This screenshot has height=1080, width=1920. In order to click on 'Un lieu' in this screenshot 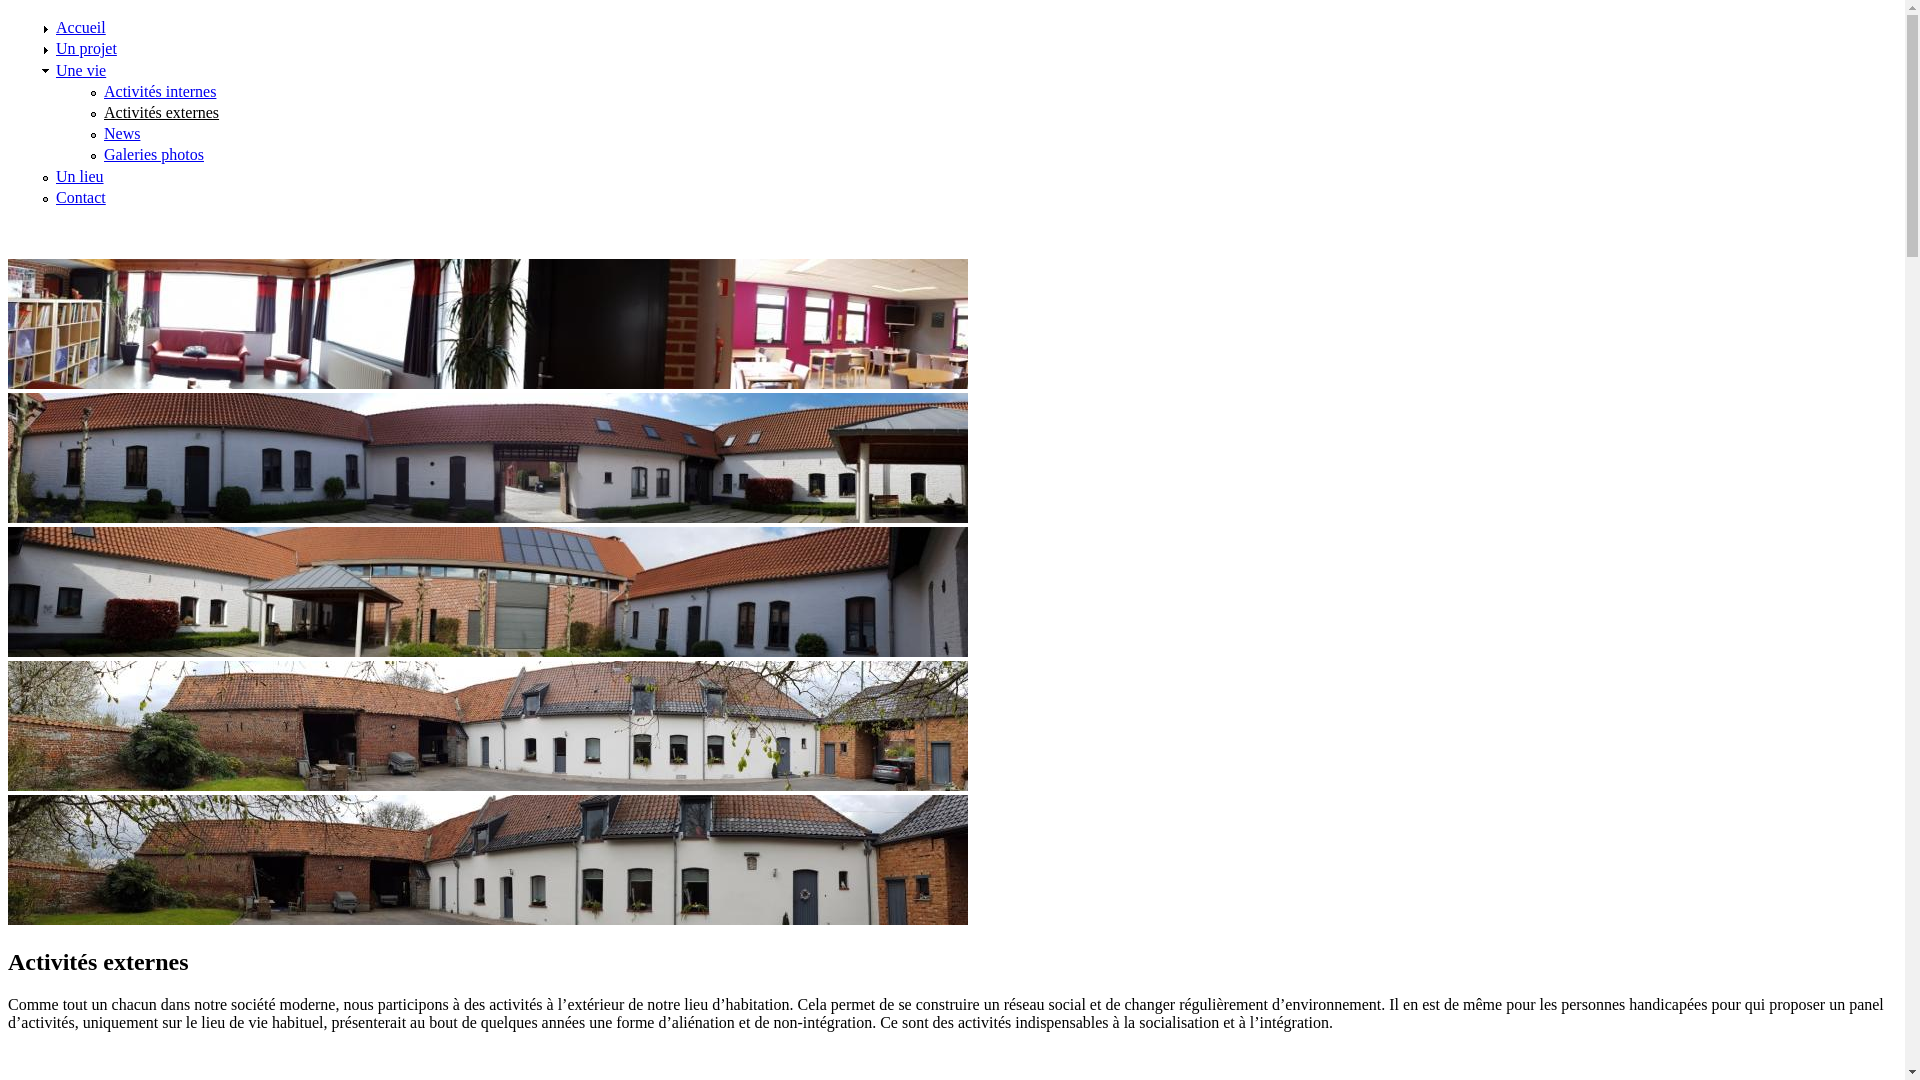, I will do `click(80, 175)`.